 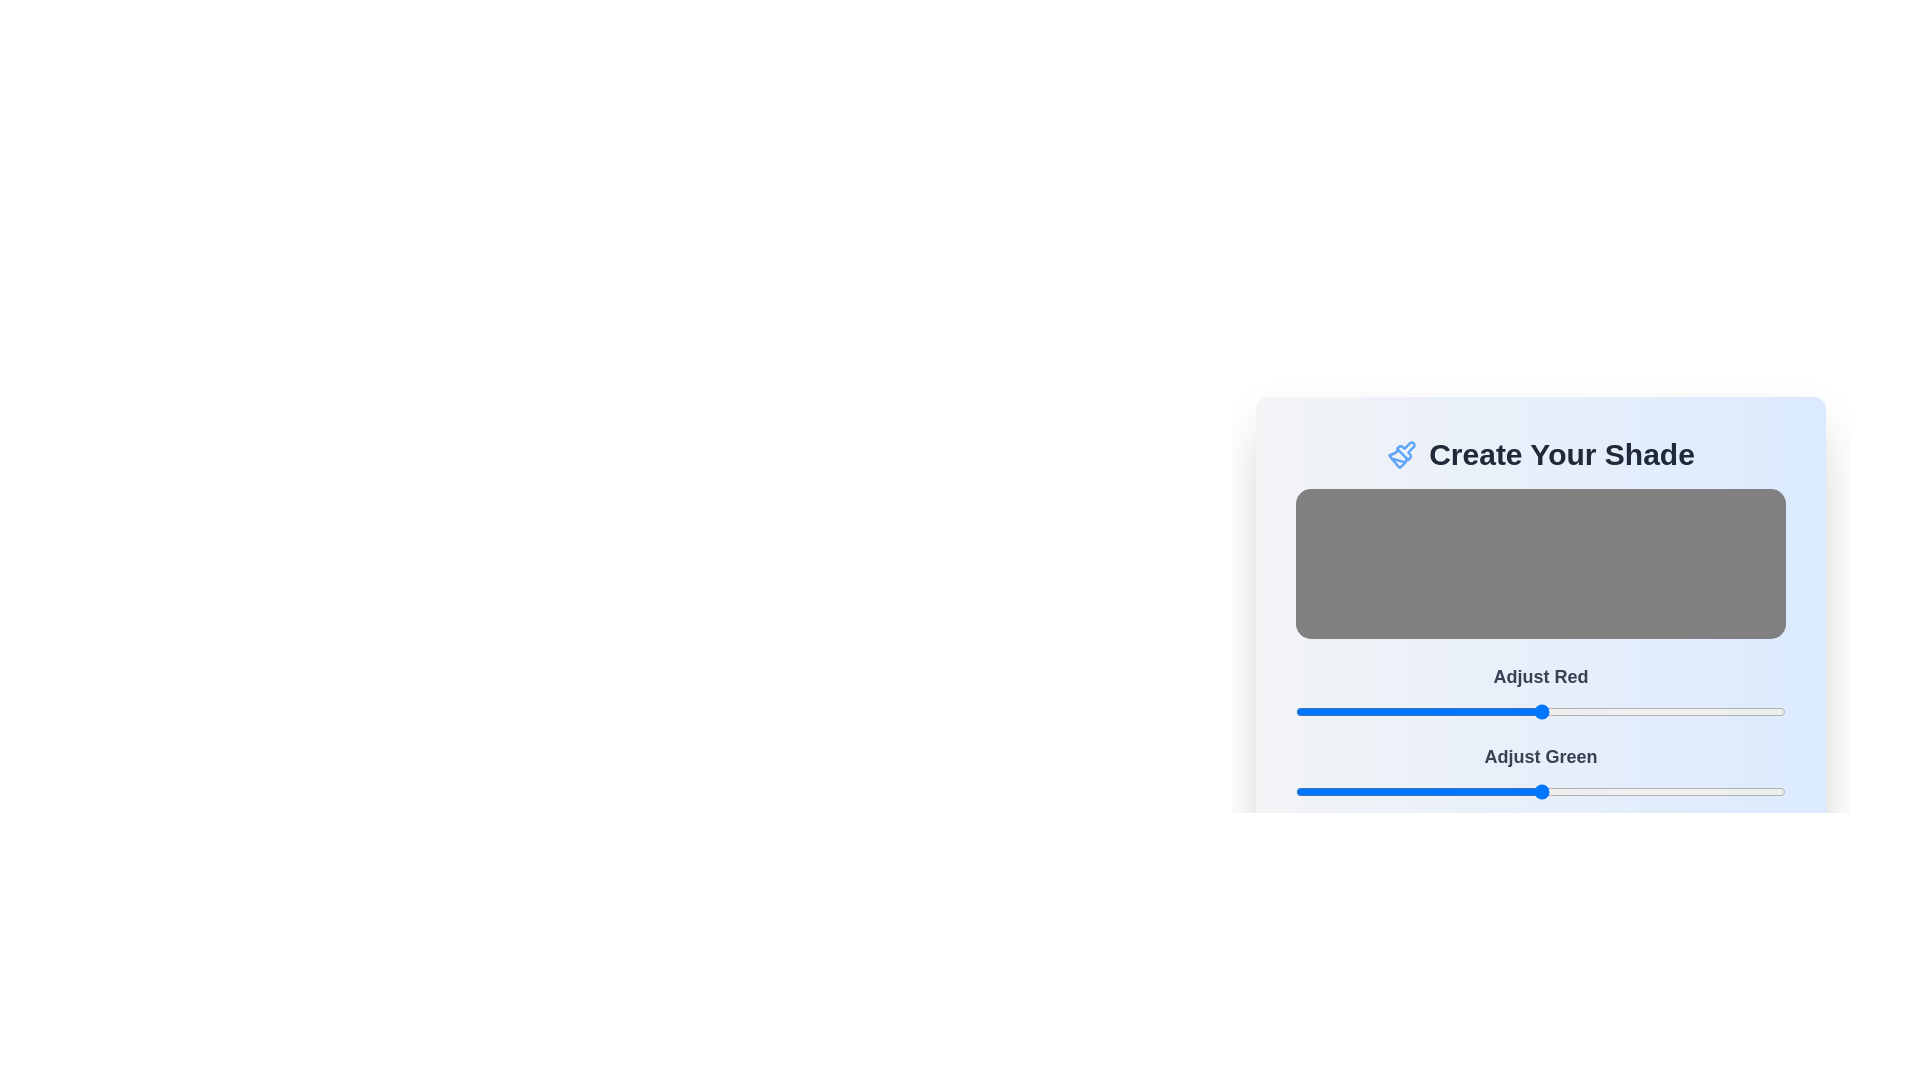 What do you see at coordinates (1445, 790) in the screenshot?
I see `the green color slider to 78` at bounding box center [1445, 790].